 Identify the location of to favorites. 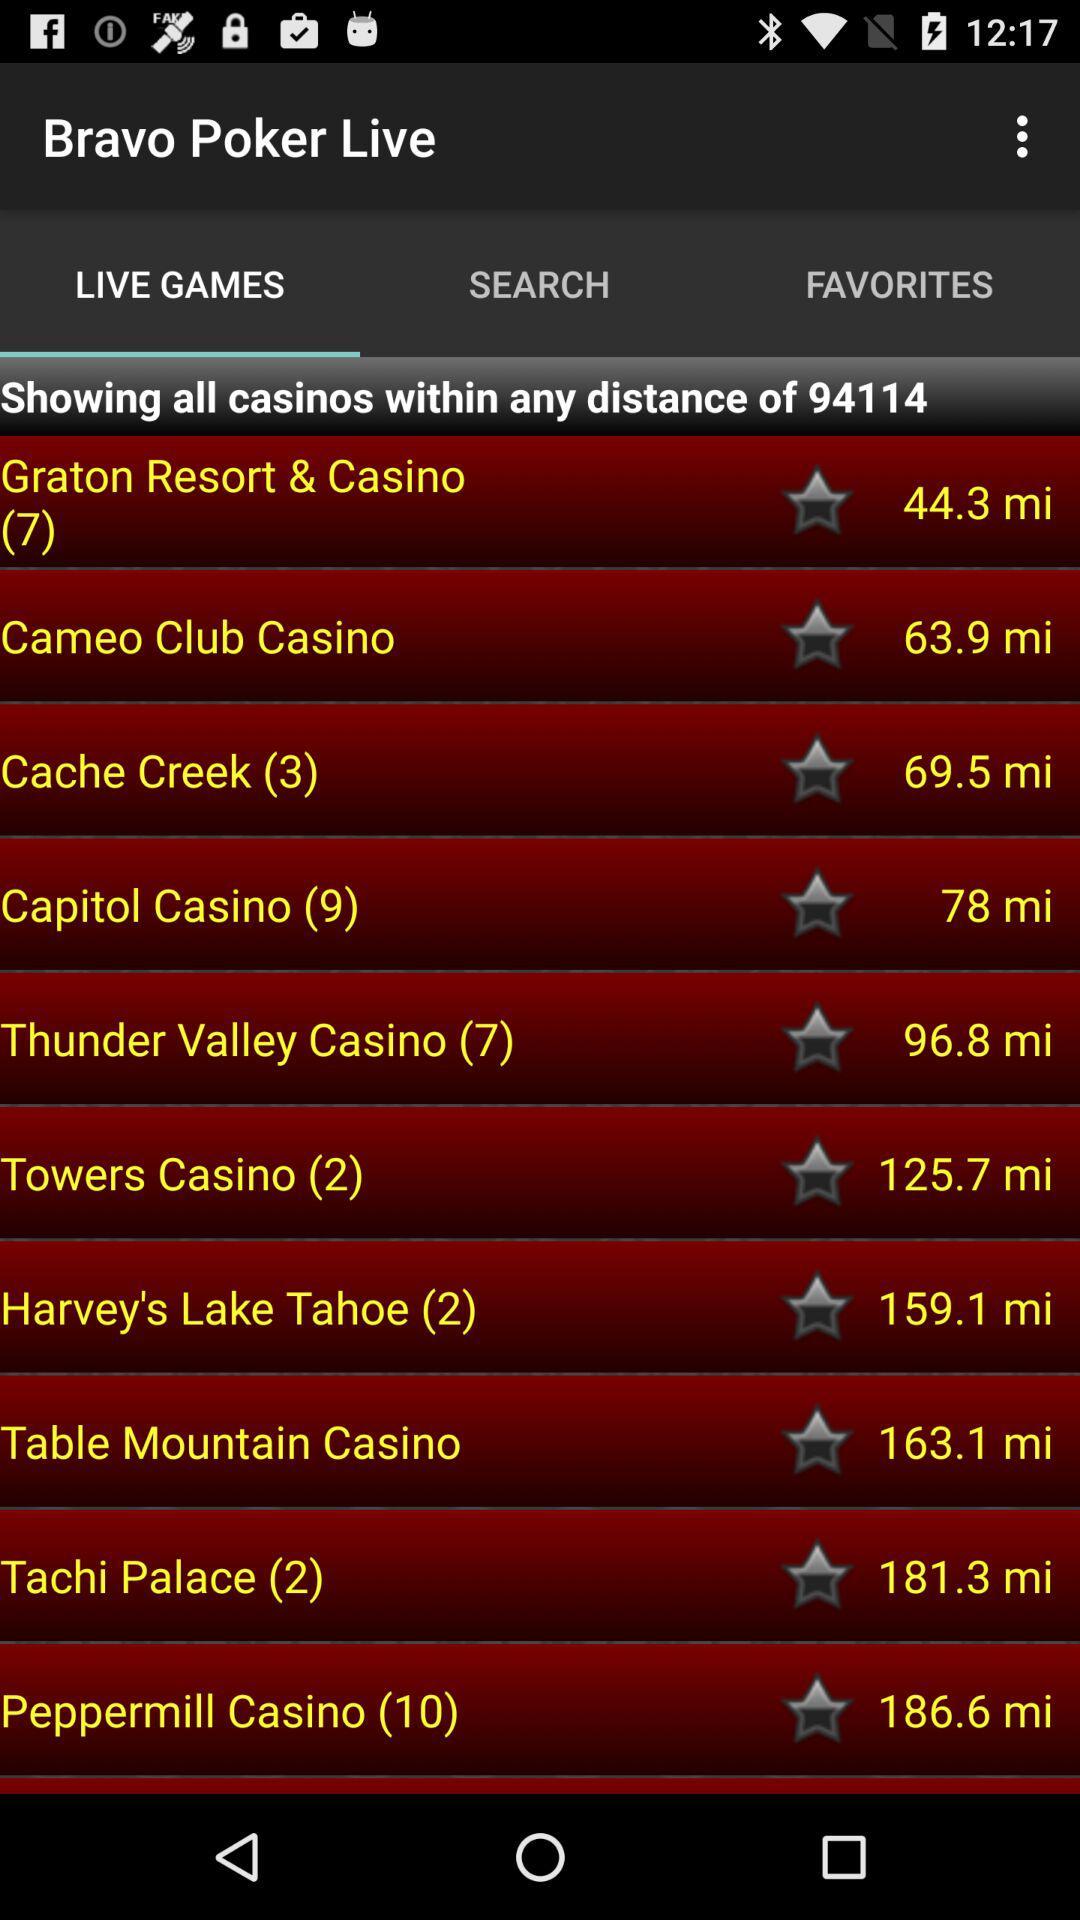
(817, 501).